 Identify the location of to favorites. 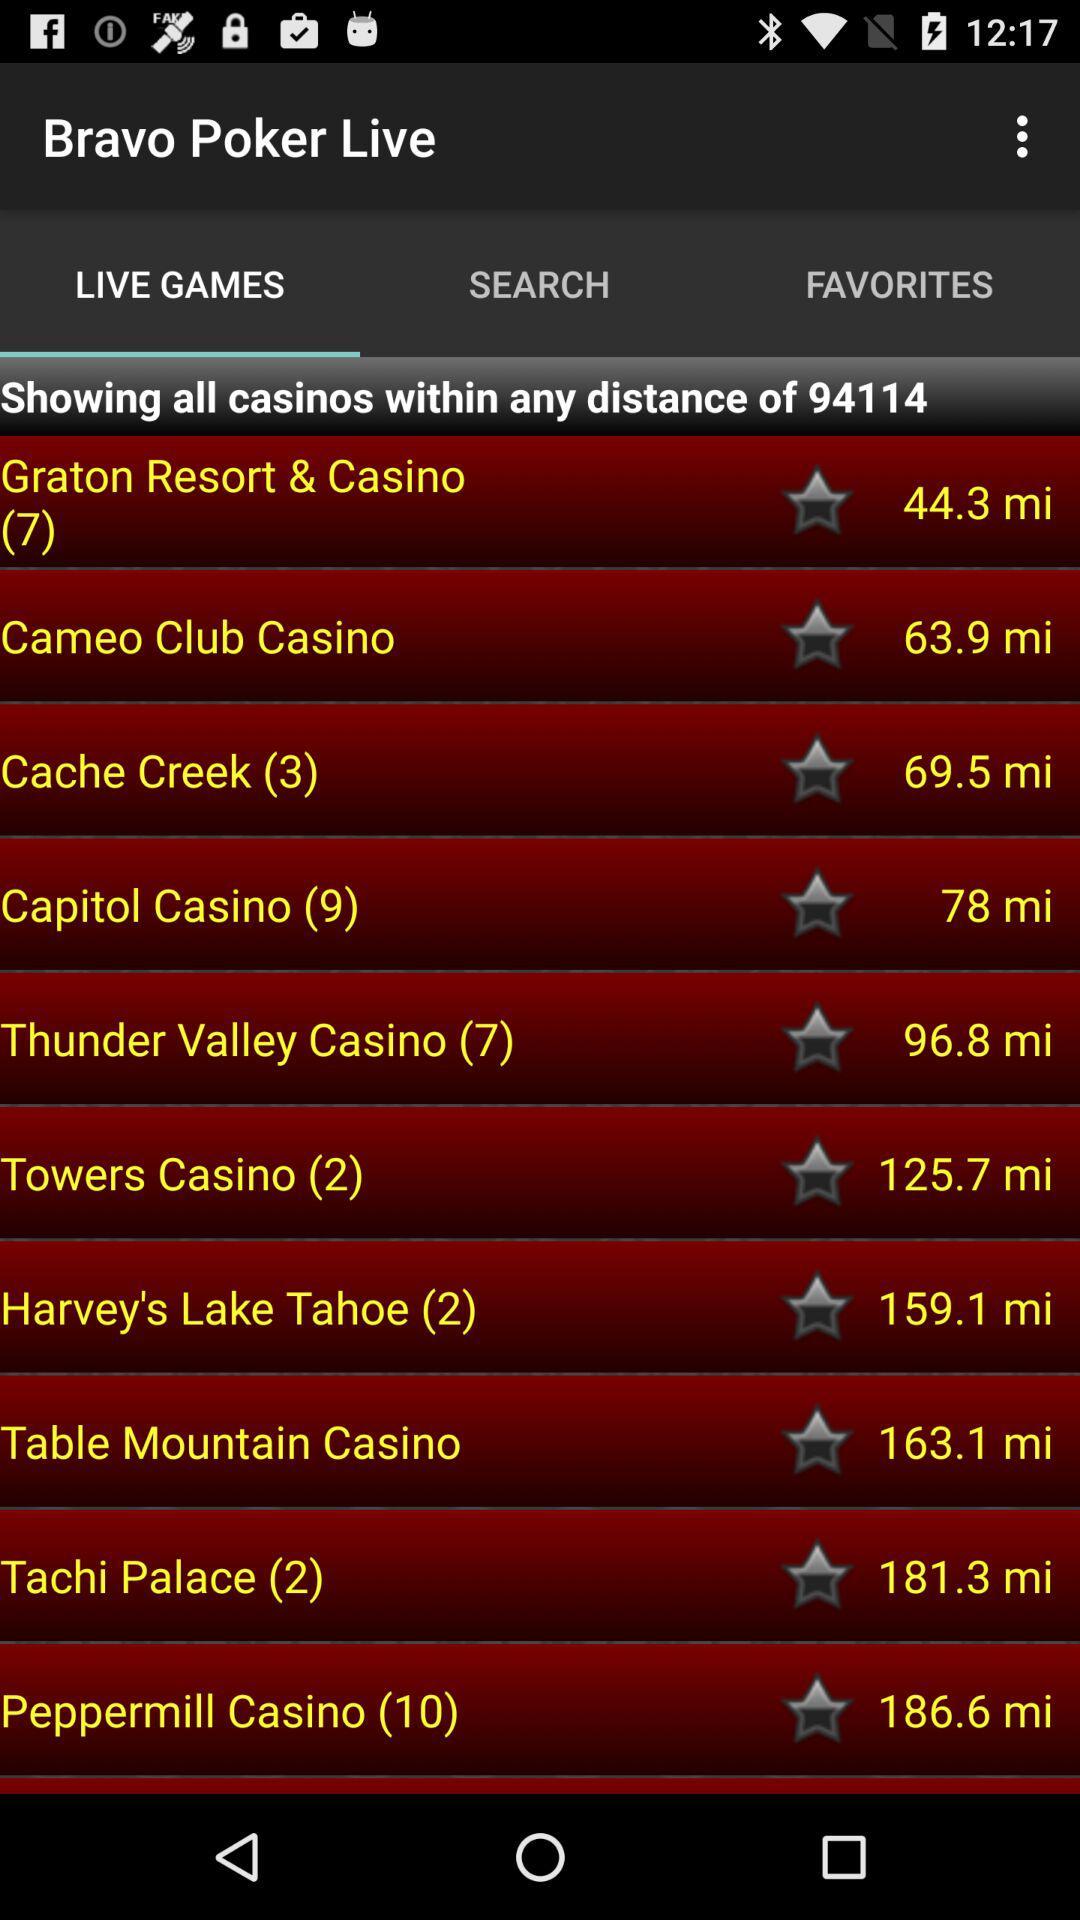
(817, 501).